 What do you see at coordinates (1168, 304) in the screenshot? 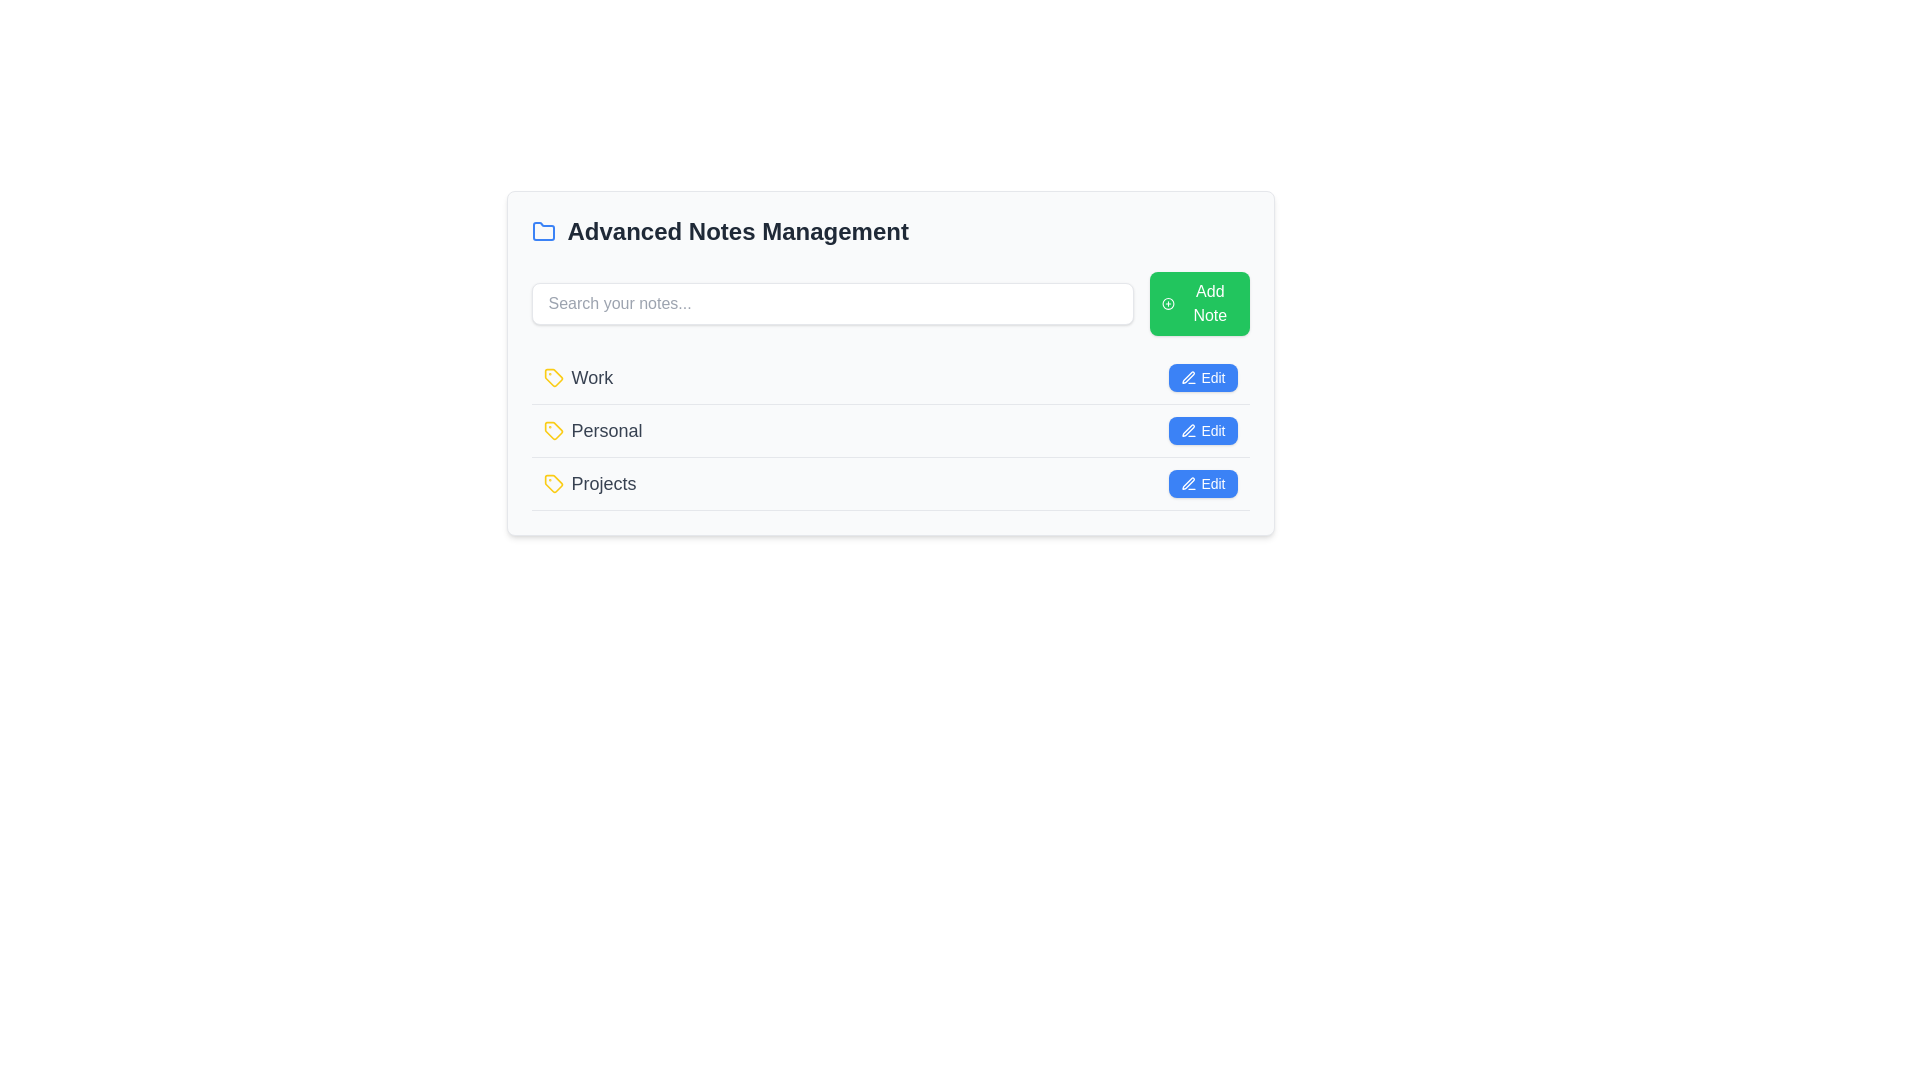
I see `the circular icon with a plus symbol embedded in it, located on the left side of the 'Add Note' button` at bounding box center [1168, 304].